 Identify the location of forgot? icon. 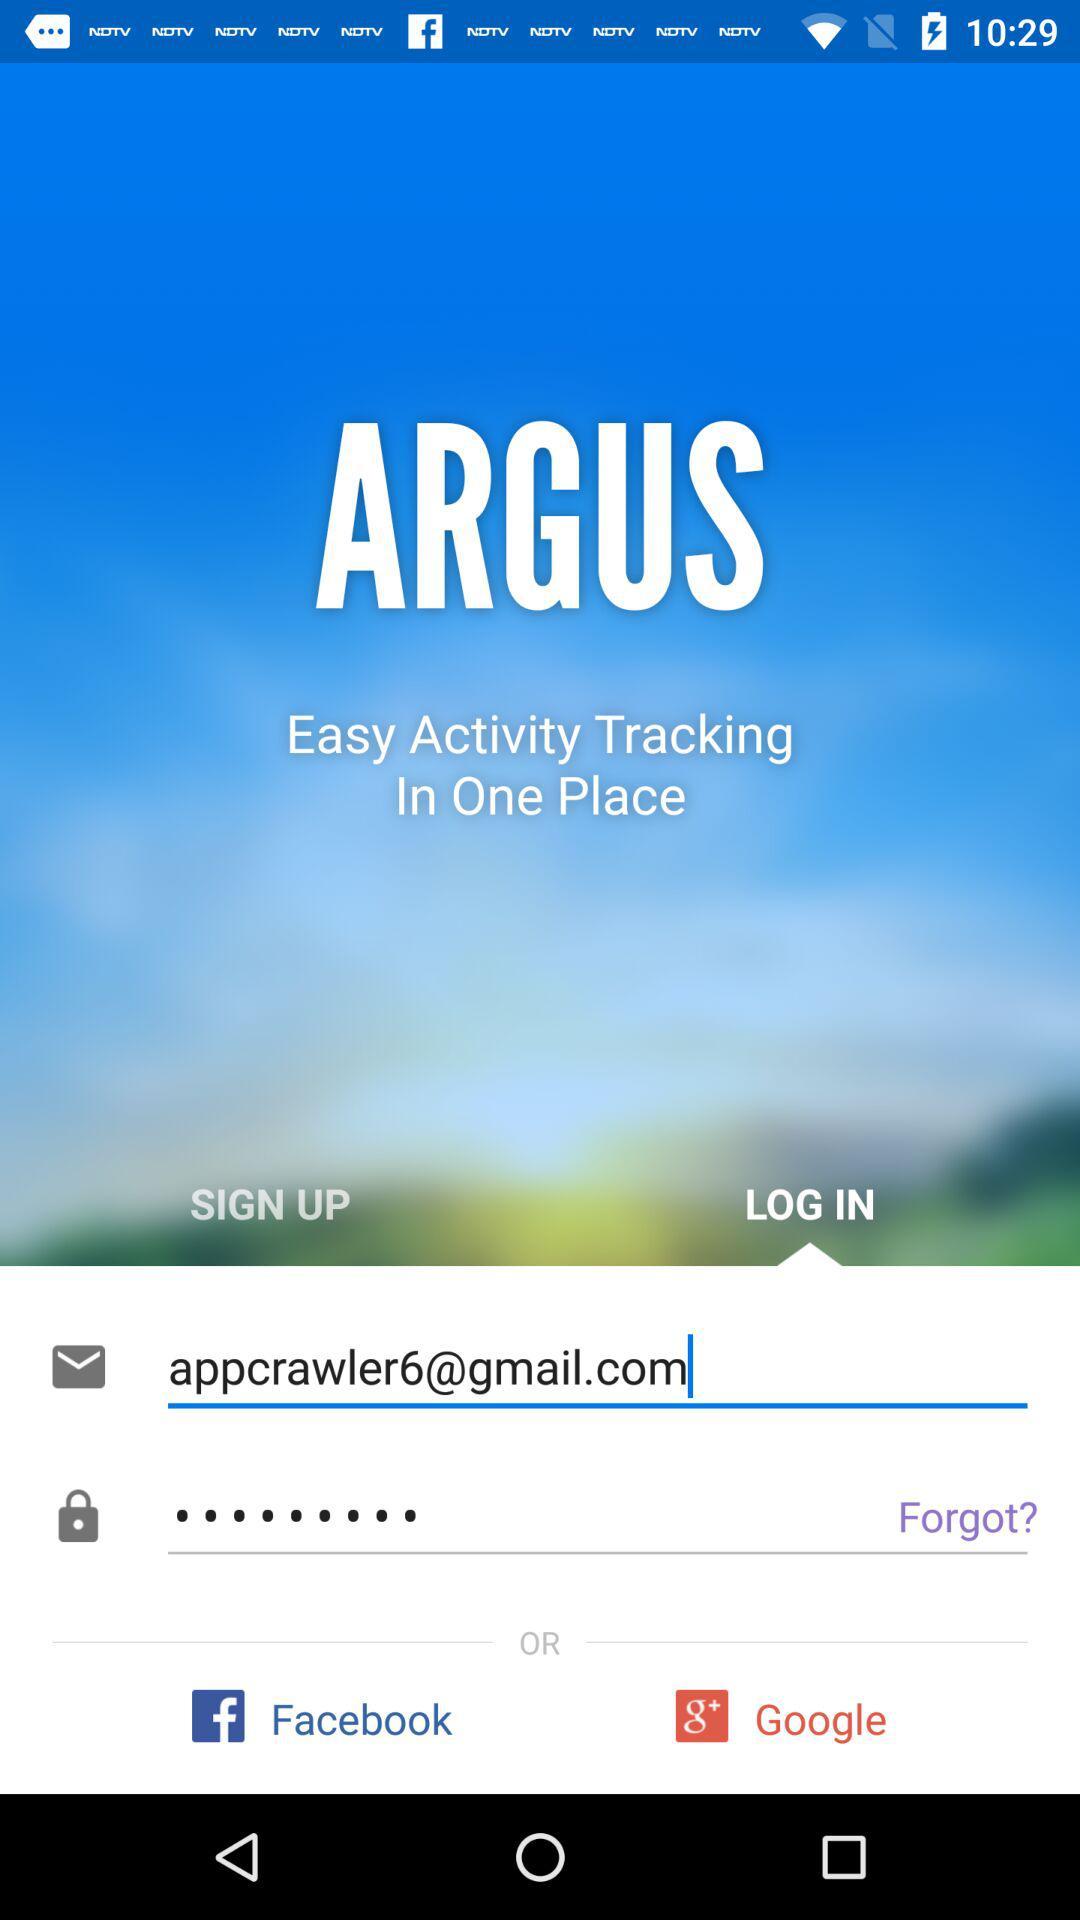
(922, 1515).